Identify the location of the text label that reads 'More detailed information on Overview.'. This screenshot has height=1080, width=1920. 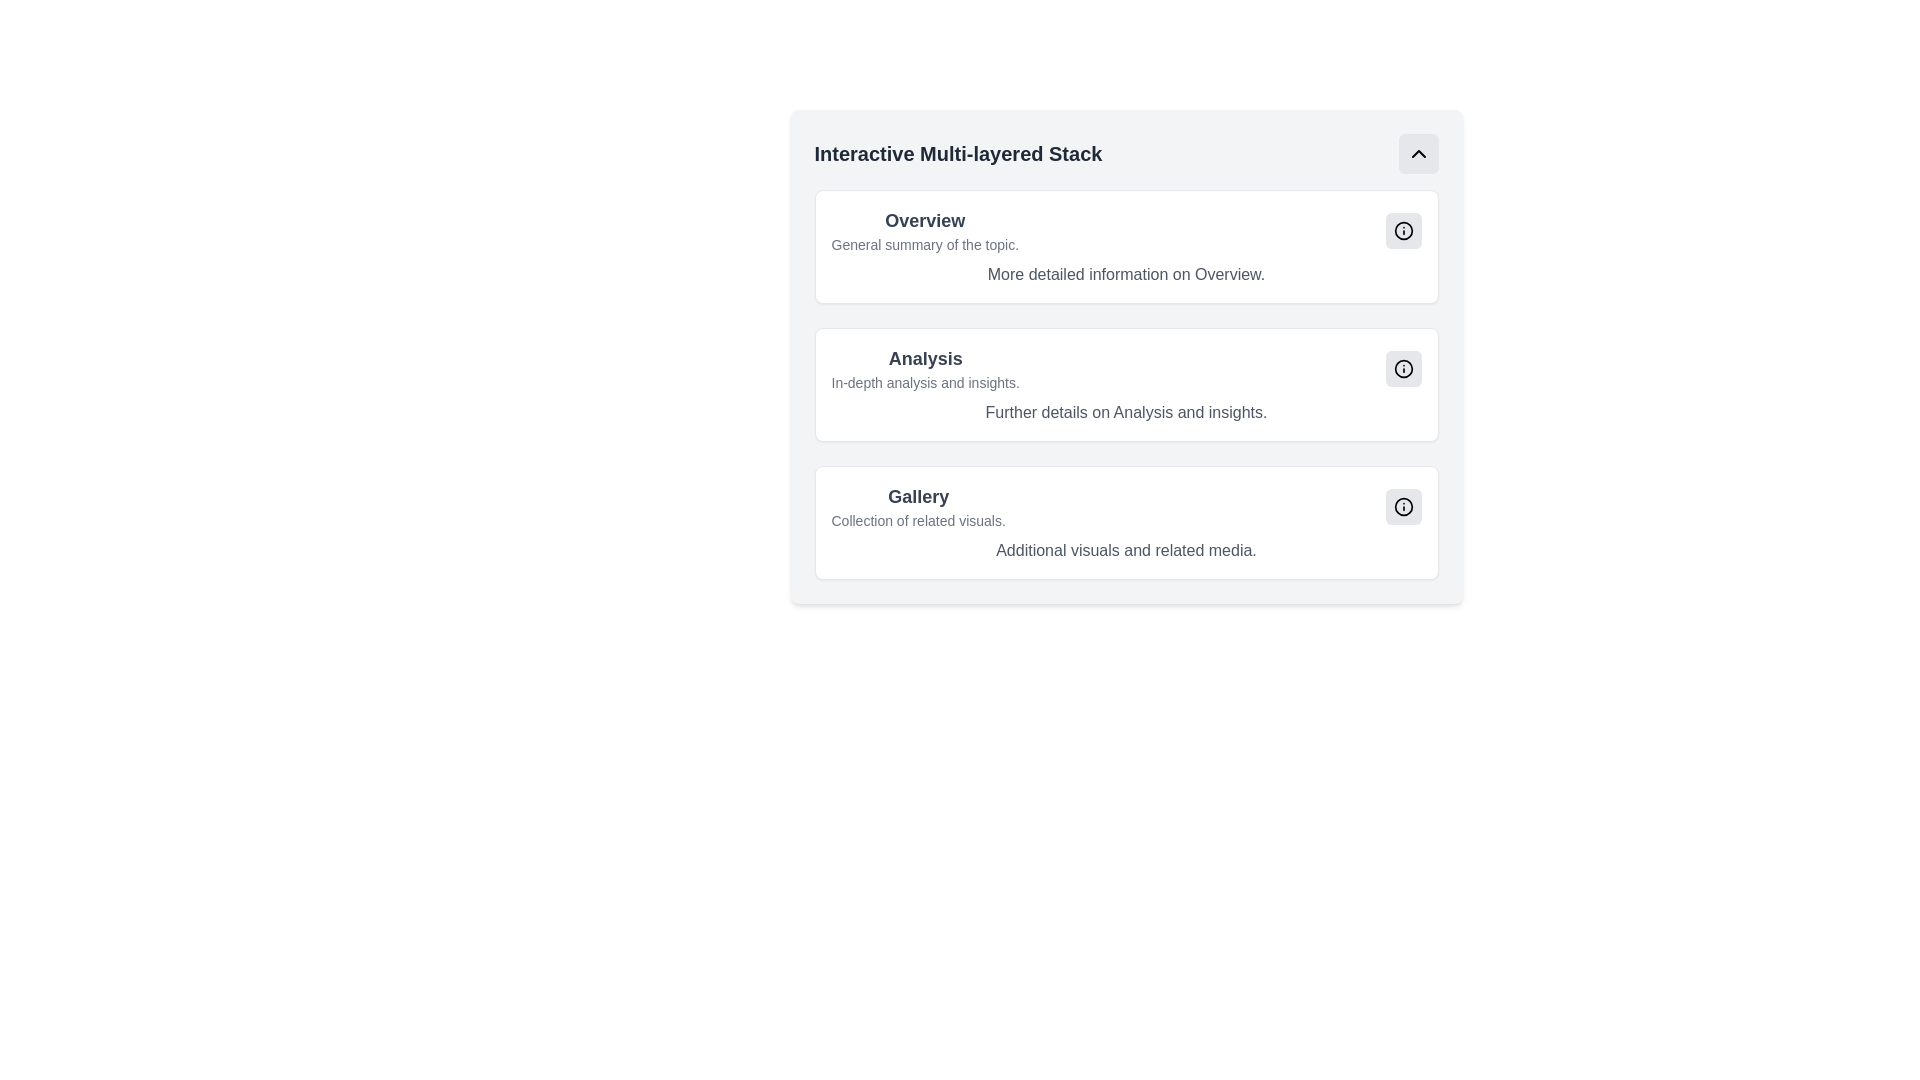
(1126, 274).